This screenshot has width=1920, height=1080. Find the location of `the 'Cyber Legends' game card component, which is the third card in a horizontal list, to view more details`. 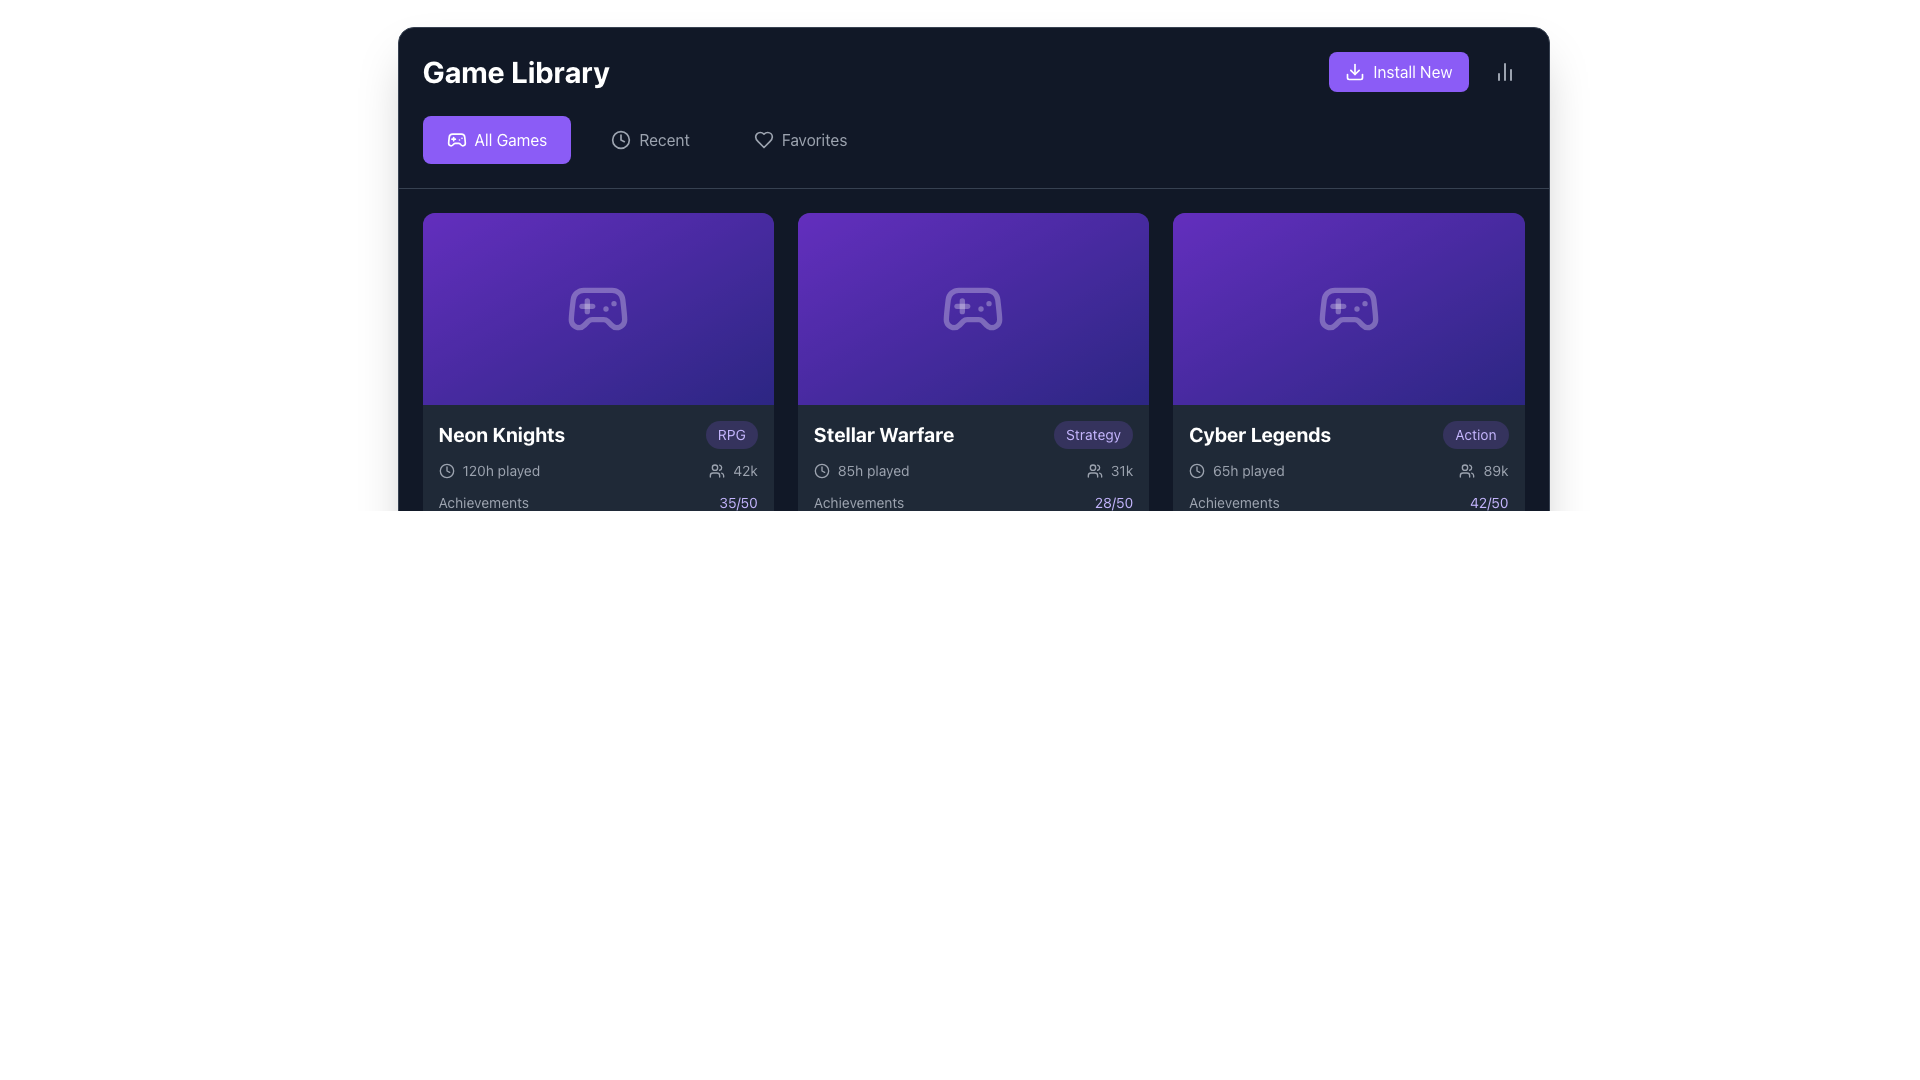

the 'Cyber Legends' game card component, which is the third card in a horizontal list, to view more details is located at coordinates (1348, 378).